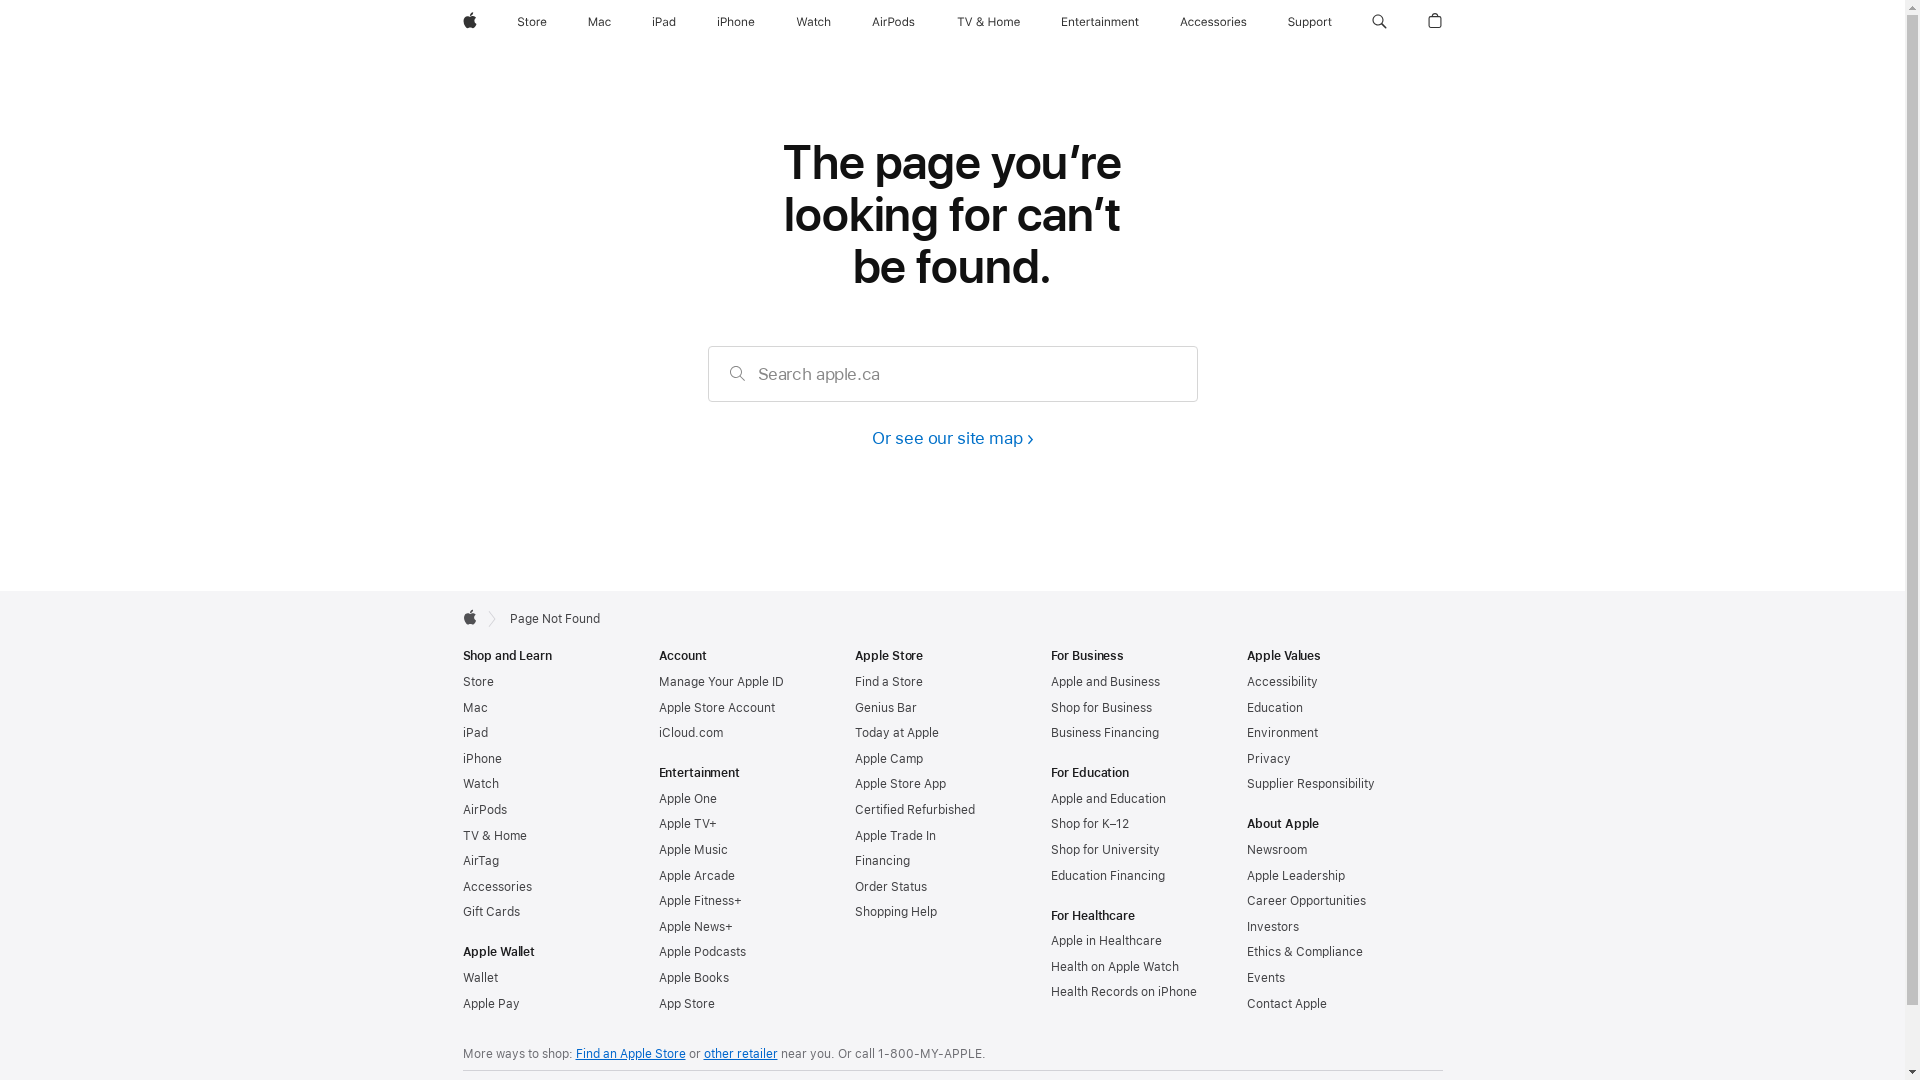  Describe the element at coordinates (1304, 951) in the screenshot. I see `'Ethics & Compliance'` at that location.